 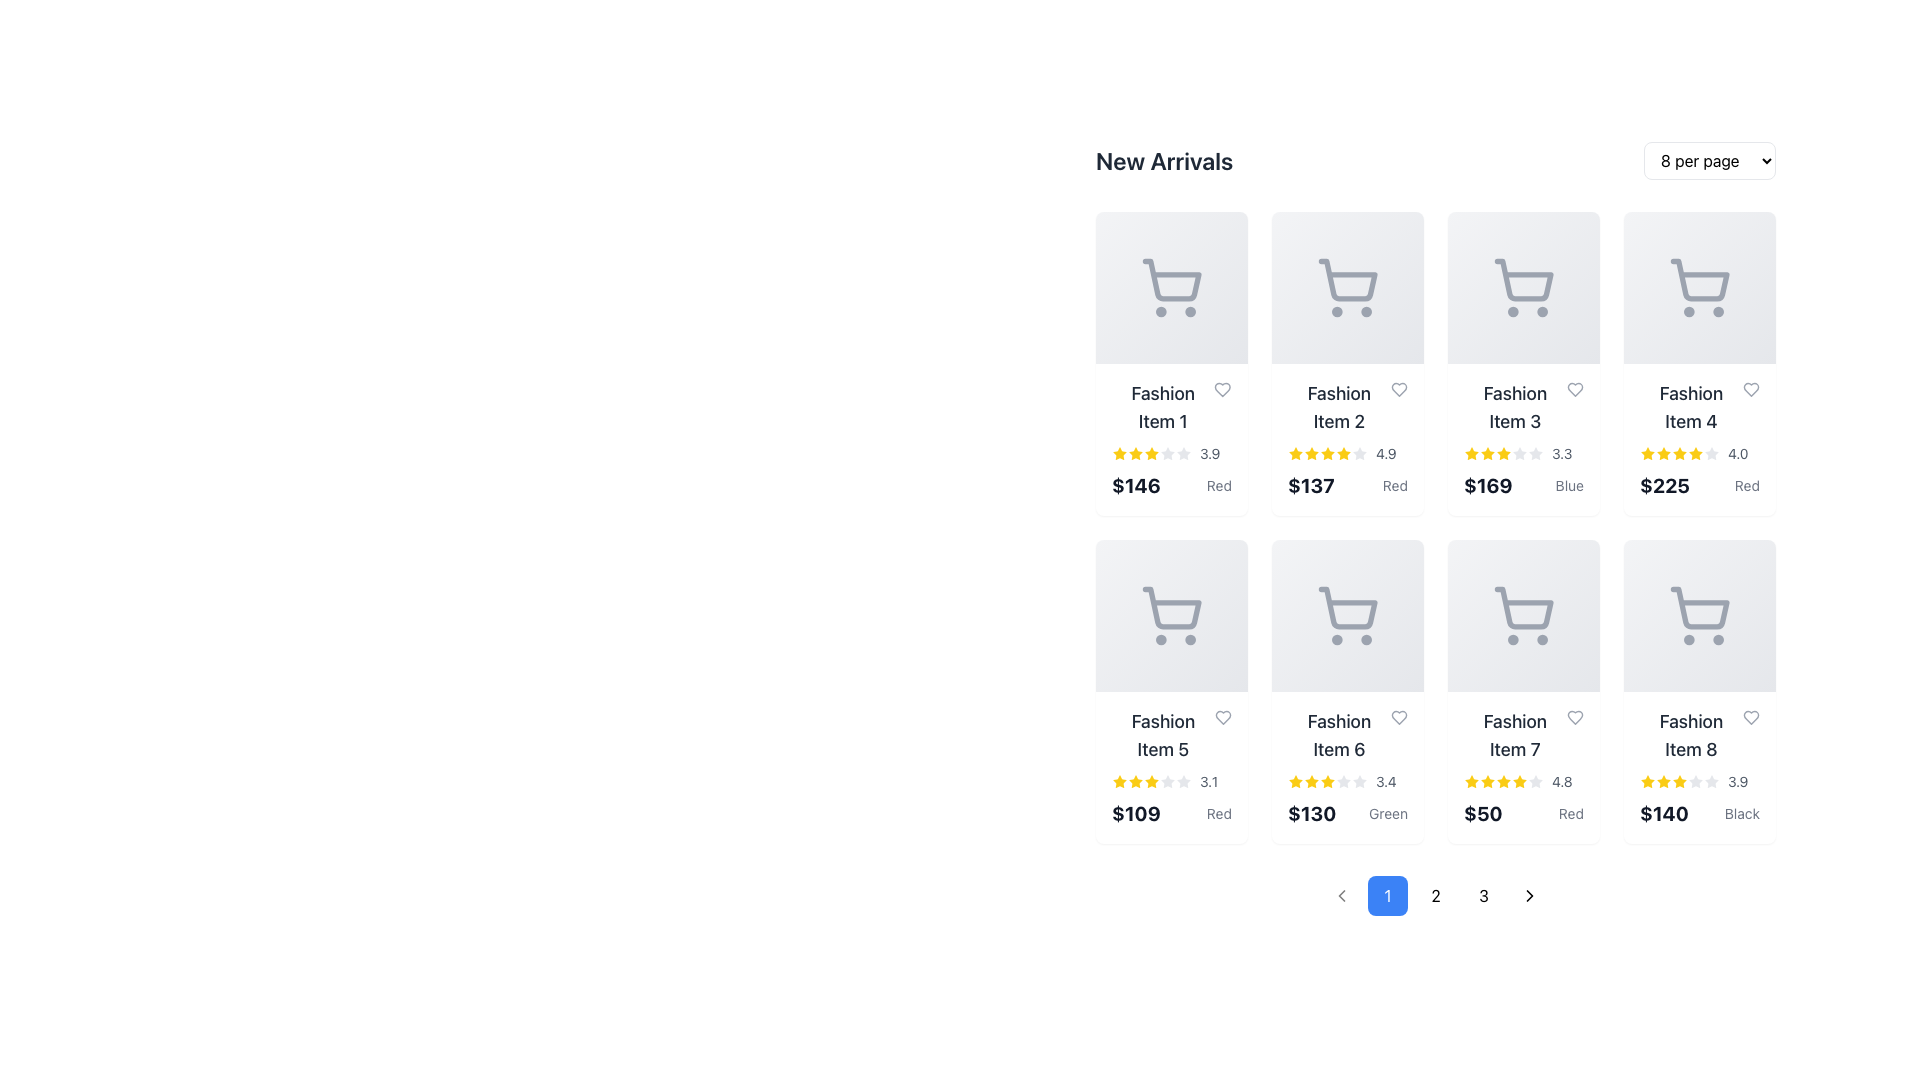 I want to click on the yellow star icon representing the rating for 'Fashion Item 7' within the product card grid, so click(x=1472, y=780).